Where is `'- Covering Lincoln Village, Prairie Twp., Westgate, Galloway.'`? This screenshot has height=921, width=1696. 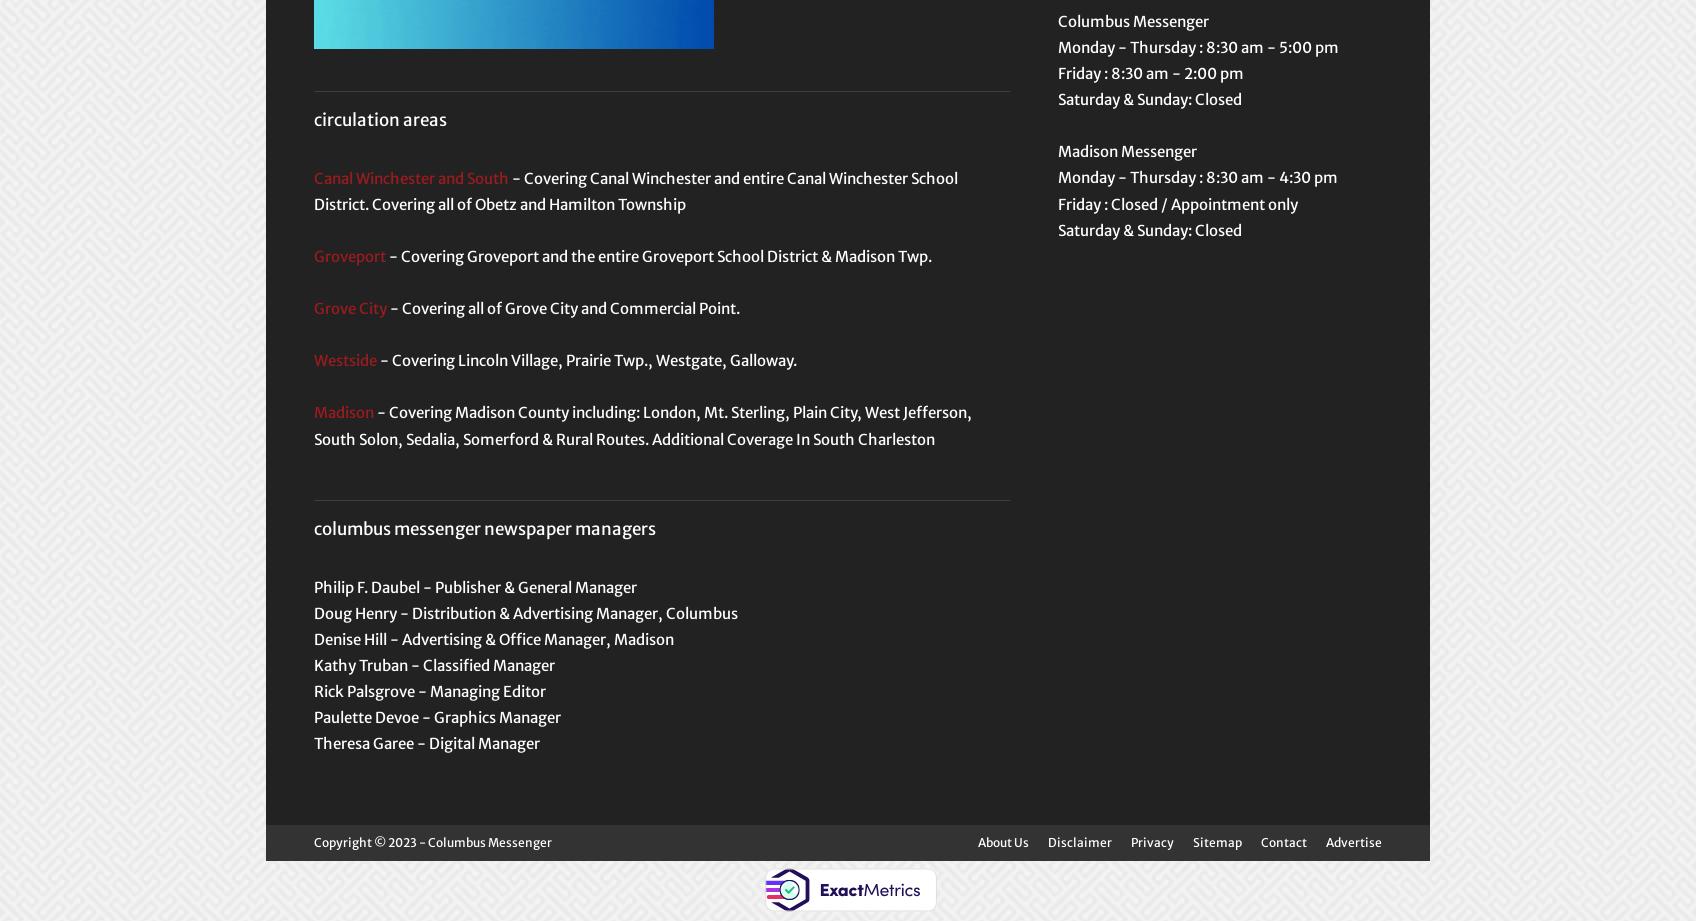
'- Covering Lincoln Village, Prairie Twp., Westgate, Galloway.' is located at coordinates (376, 360).